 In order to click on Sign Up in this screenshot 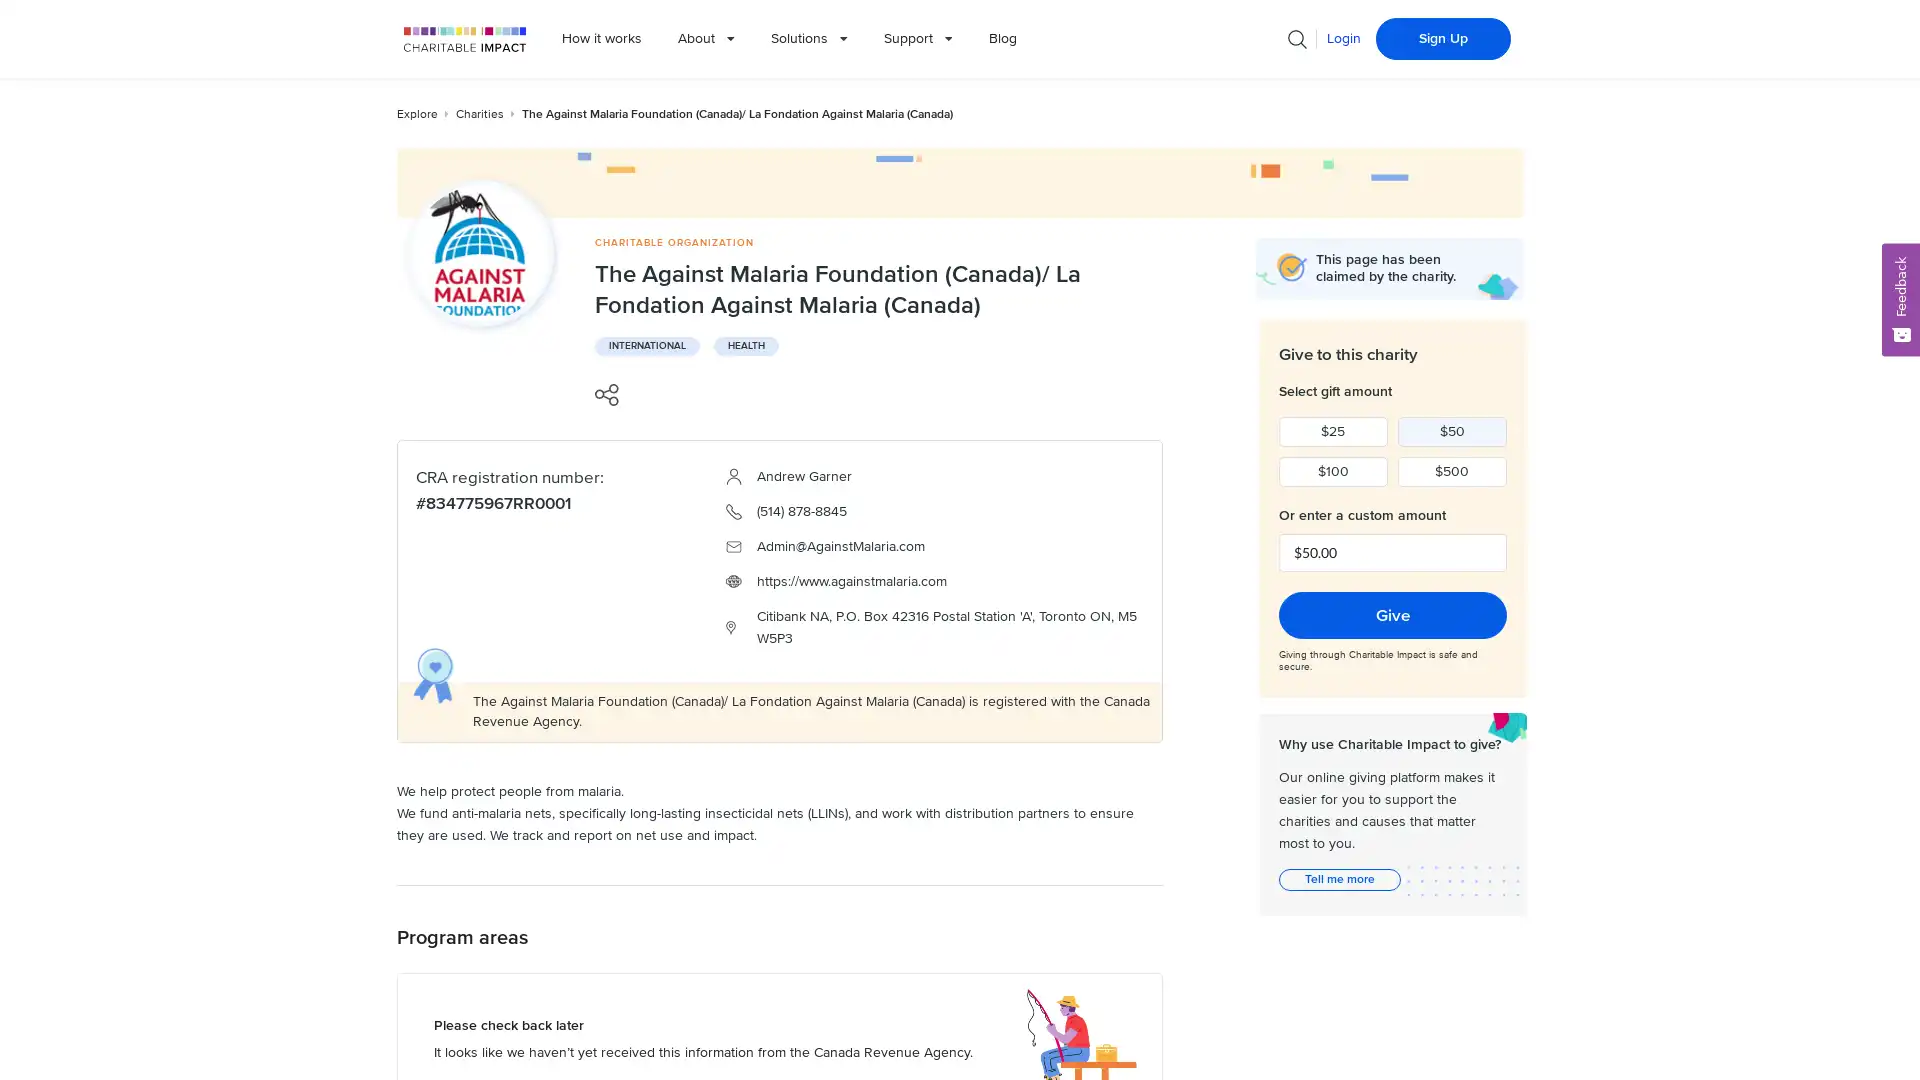, I will do `click(1442, 38)`.